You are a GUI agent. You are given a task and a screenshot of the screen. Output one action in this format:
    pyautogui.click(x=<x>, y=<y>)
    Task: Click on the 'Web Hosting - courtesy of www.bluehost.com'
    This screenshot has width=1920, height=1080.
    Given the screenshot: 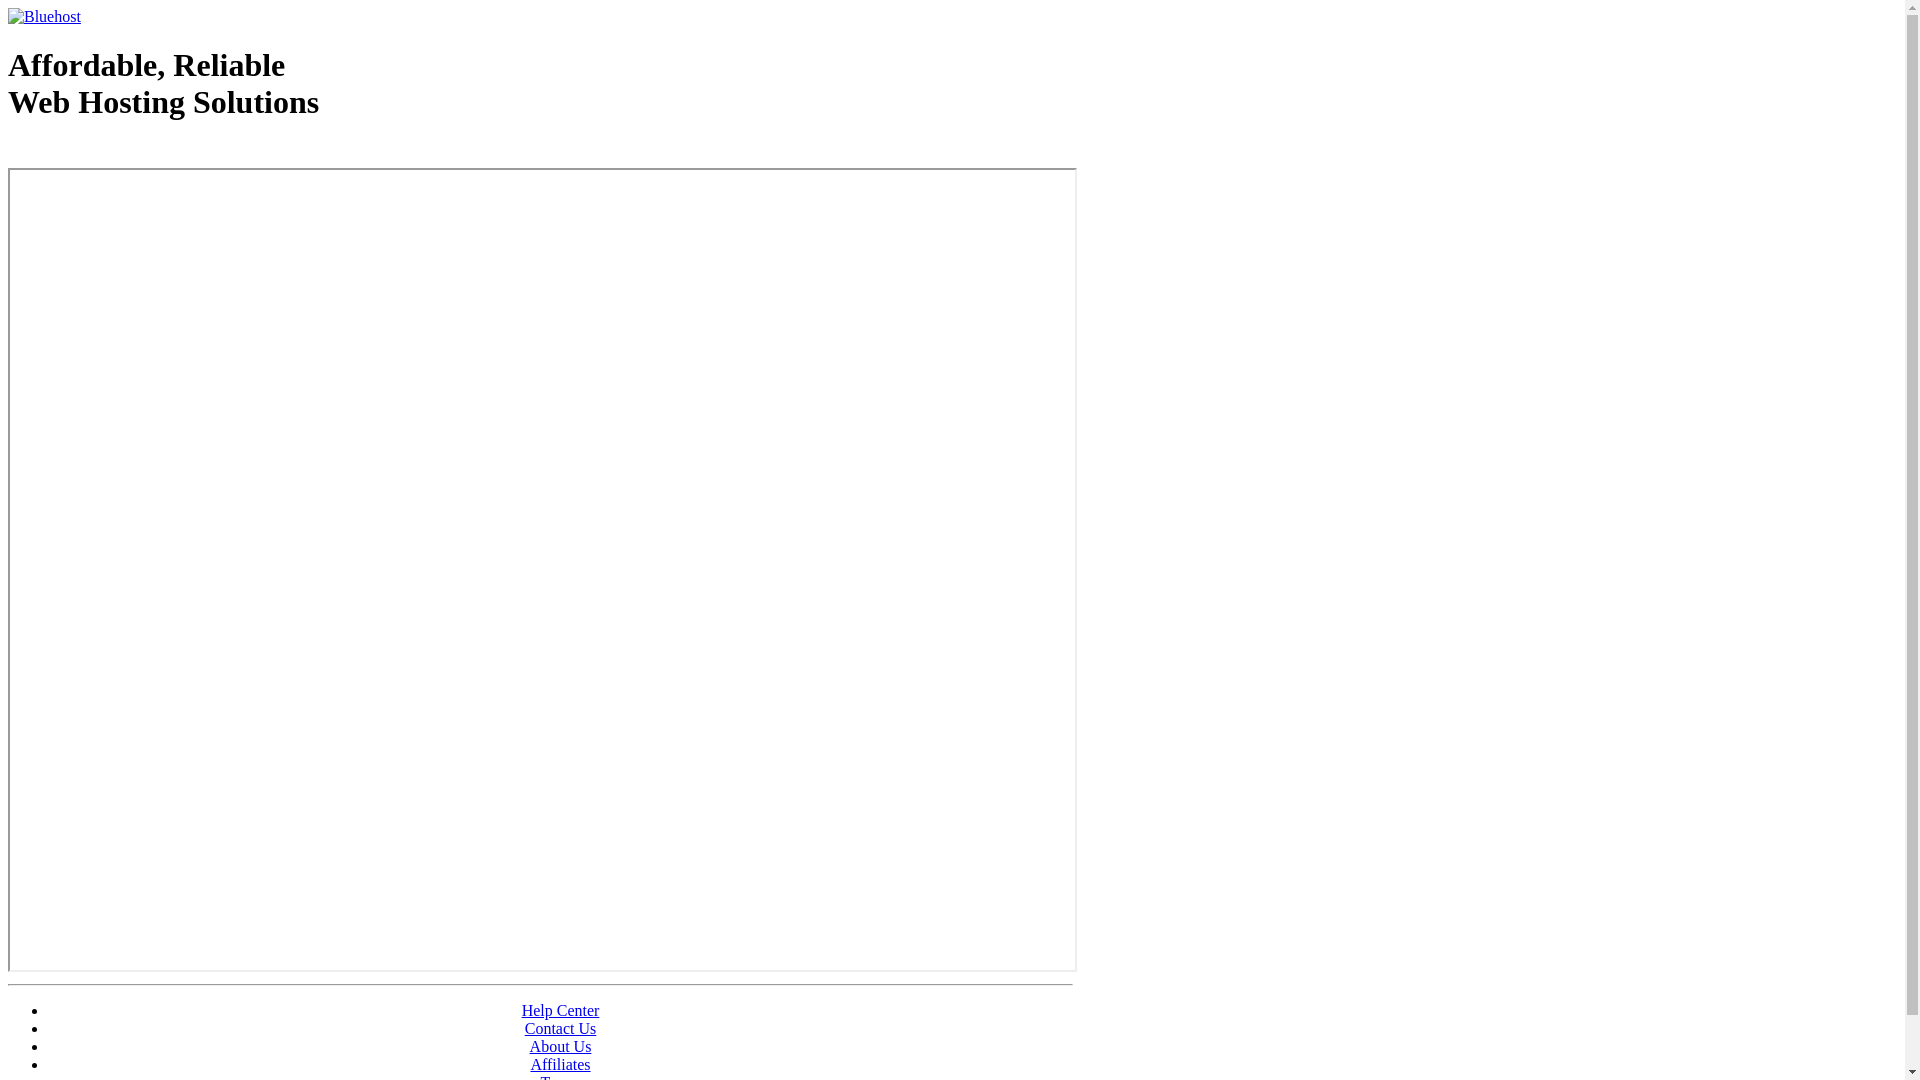 What is the action you would take?
    pyautogui.click(x=8, y=152)
    